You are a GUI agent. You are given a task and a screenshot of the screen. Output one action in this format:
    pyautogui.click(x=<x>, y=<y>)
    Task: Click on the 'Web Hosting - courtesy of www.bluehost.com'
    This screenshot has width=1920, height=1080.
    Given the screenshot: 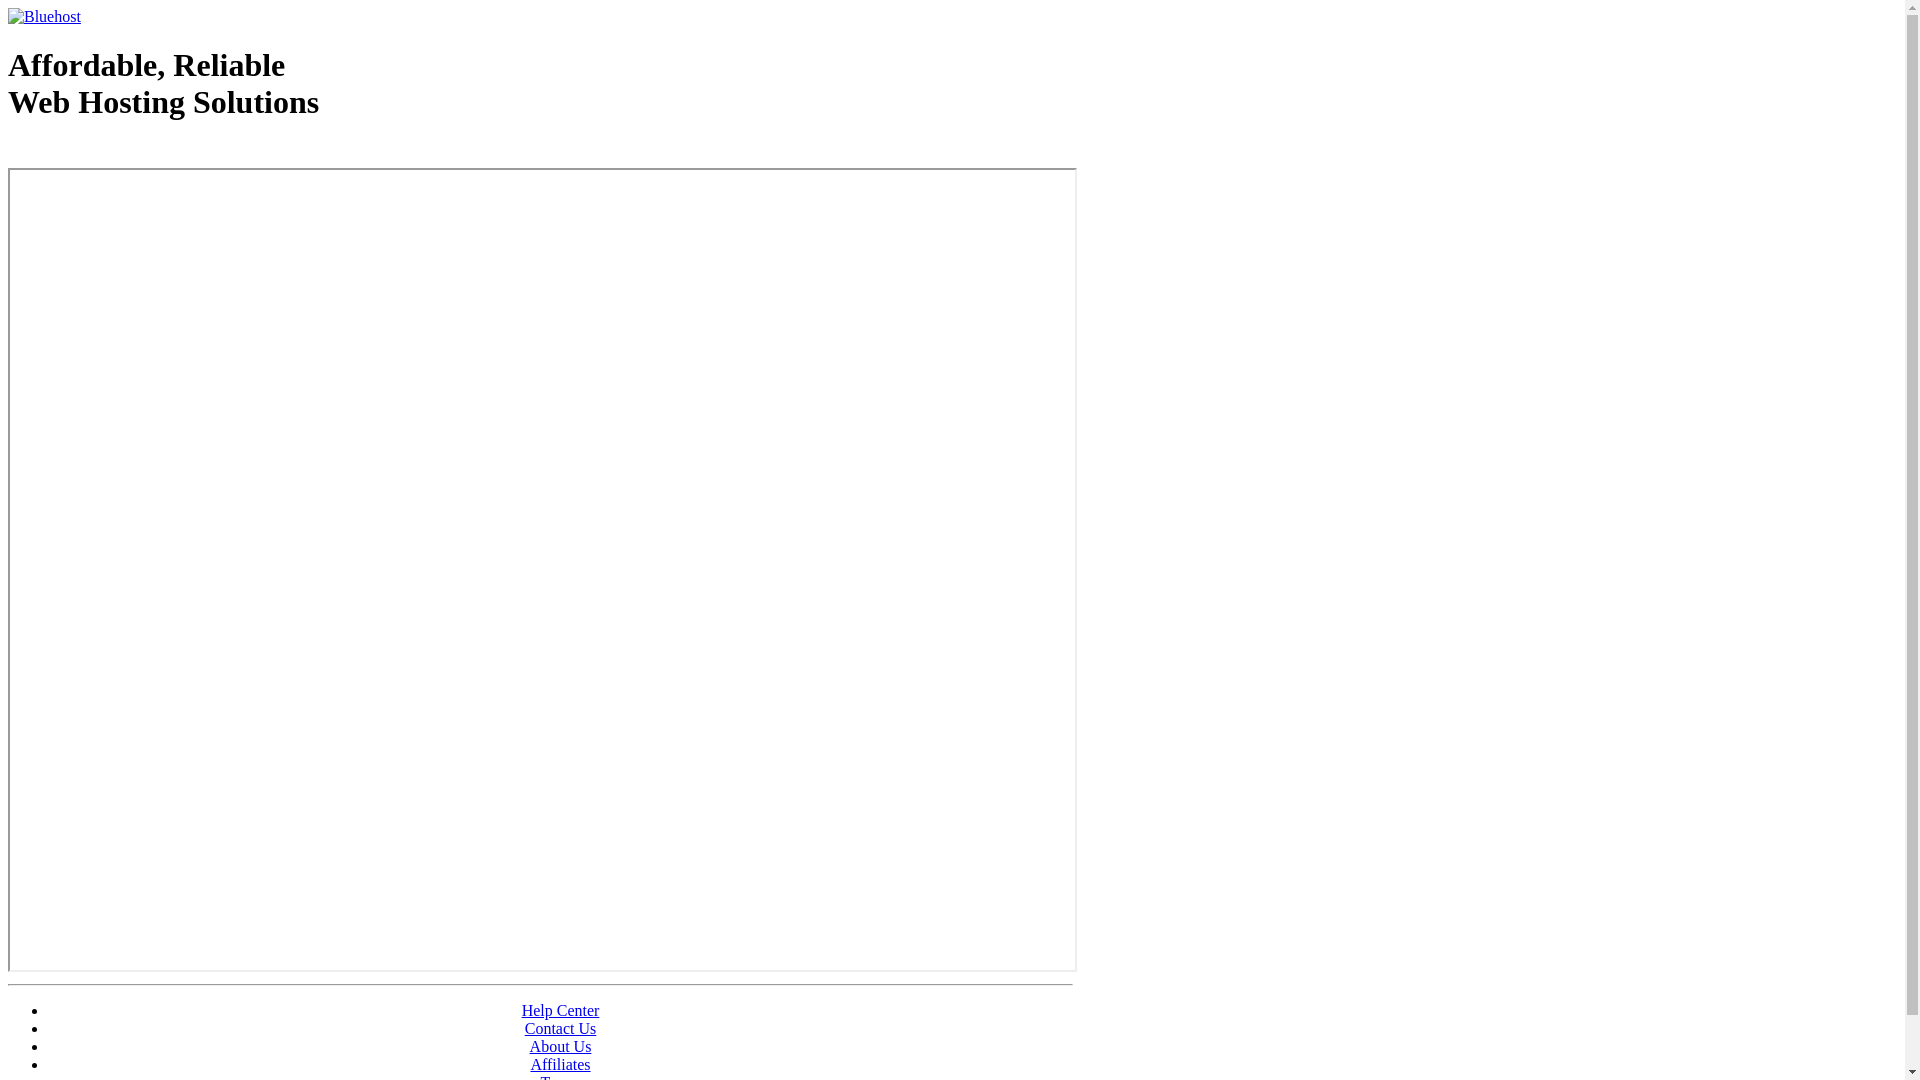 What is the action you would take?
    pyautogui.click(x=8, y=152)
    